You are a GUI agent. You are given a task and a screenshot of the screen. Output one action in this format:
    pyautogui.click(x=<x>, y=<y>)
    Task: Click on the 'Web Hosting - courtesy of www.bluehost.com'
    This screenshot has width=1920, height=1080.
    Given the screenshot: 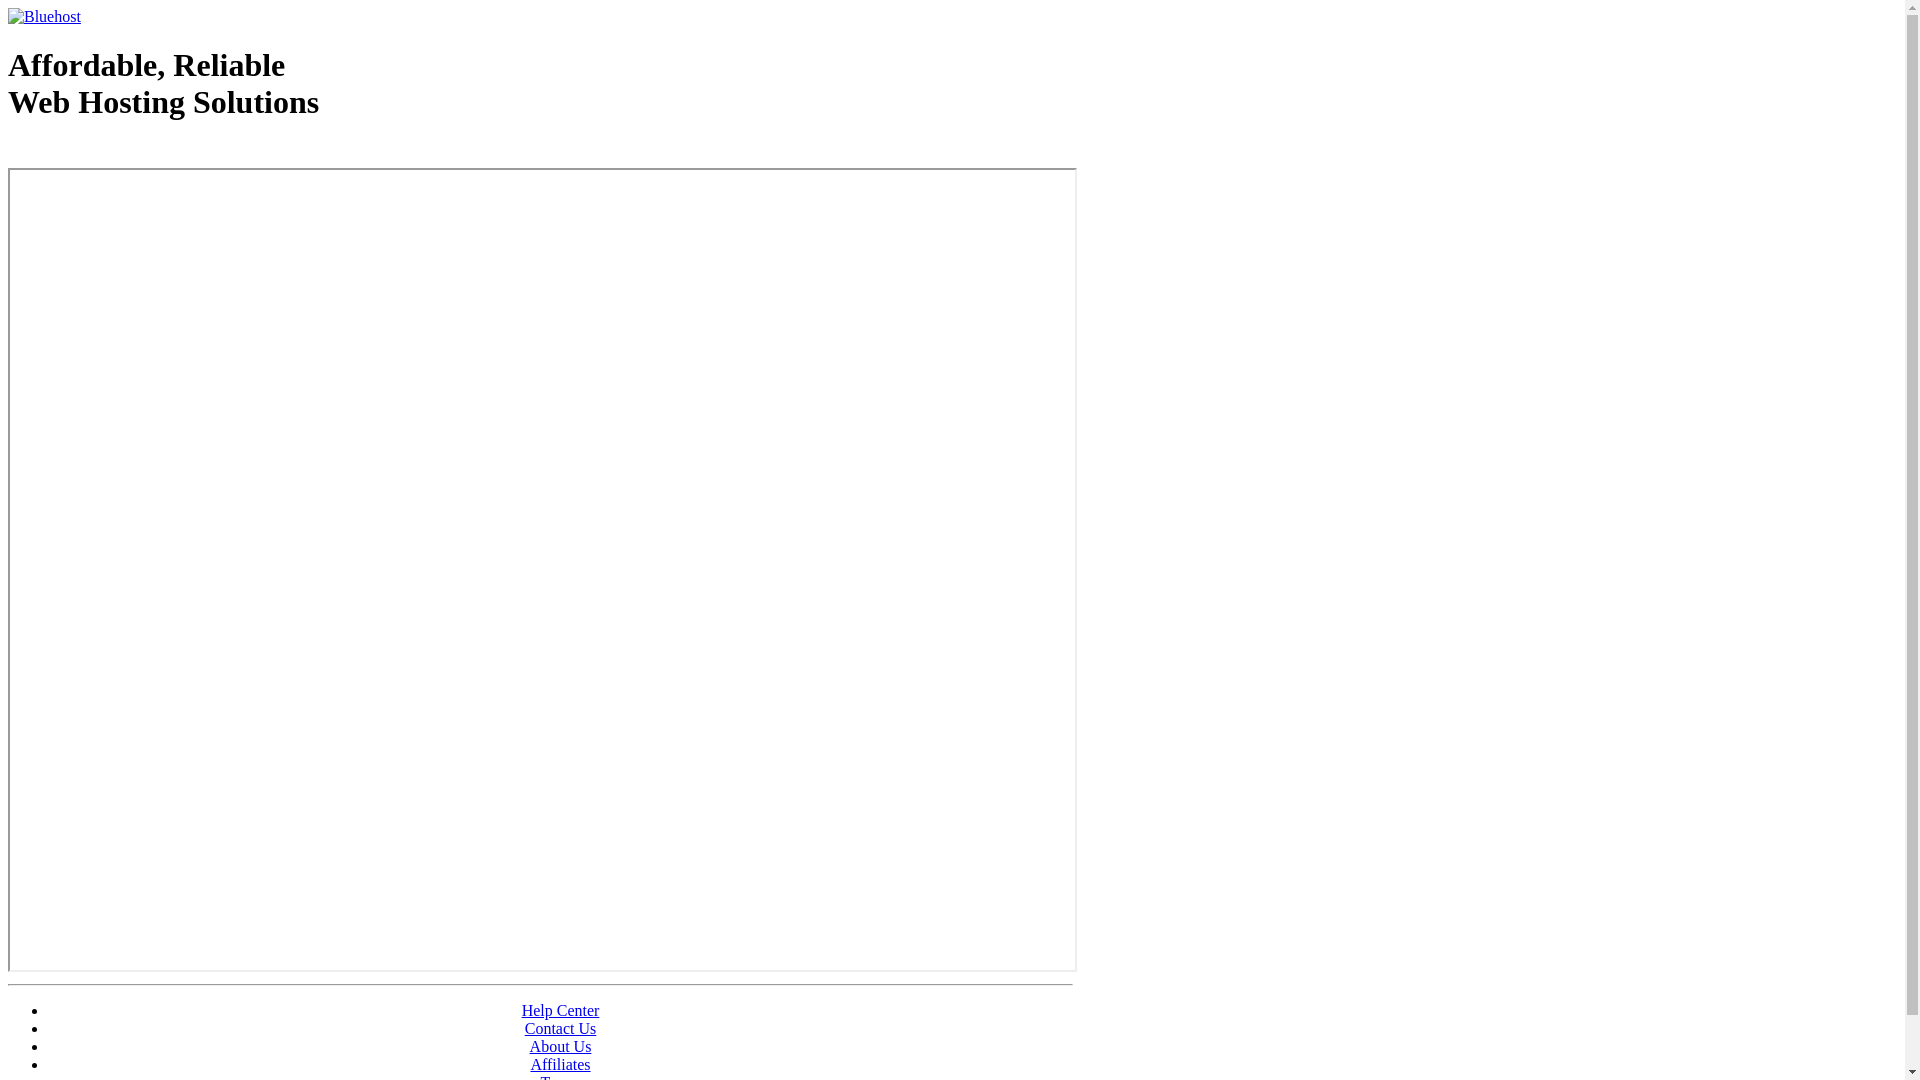 What is the action you would take?
    pyautogui.click(x=8, y=152)
    